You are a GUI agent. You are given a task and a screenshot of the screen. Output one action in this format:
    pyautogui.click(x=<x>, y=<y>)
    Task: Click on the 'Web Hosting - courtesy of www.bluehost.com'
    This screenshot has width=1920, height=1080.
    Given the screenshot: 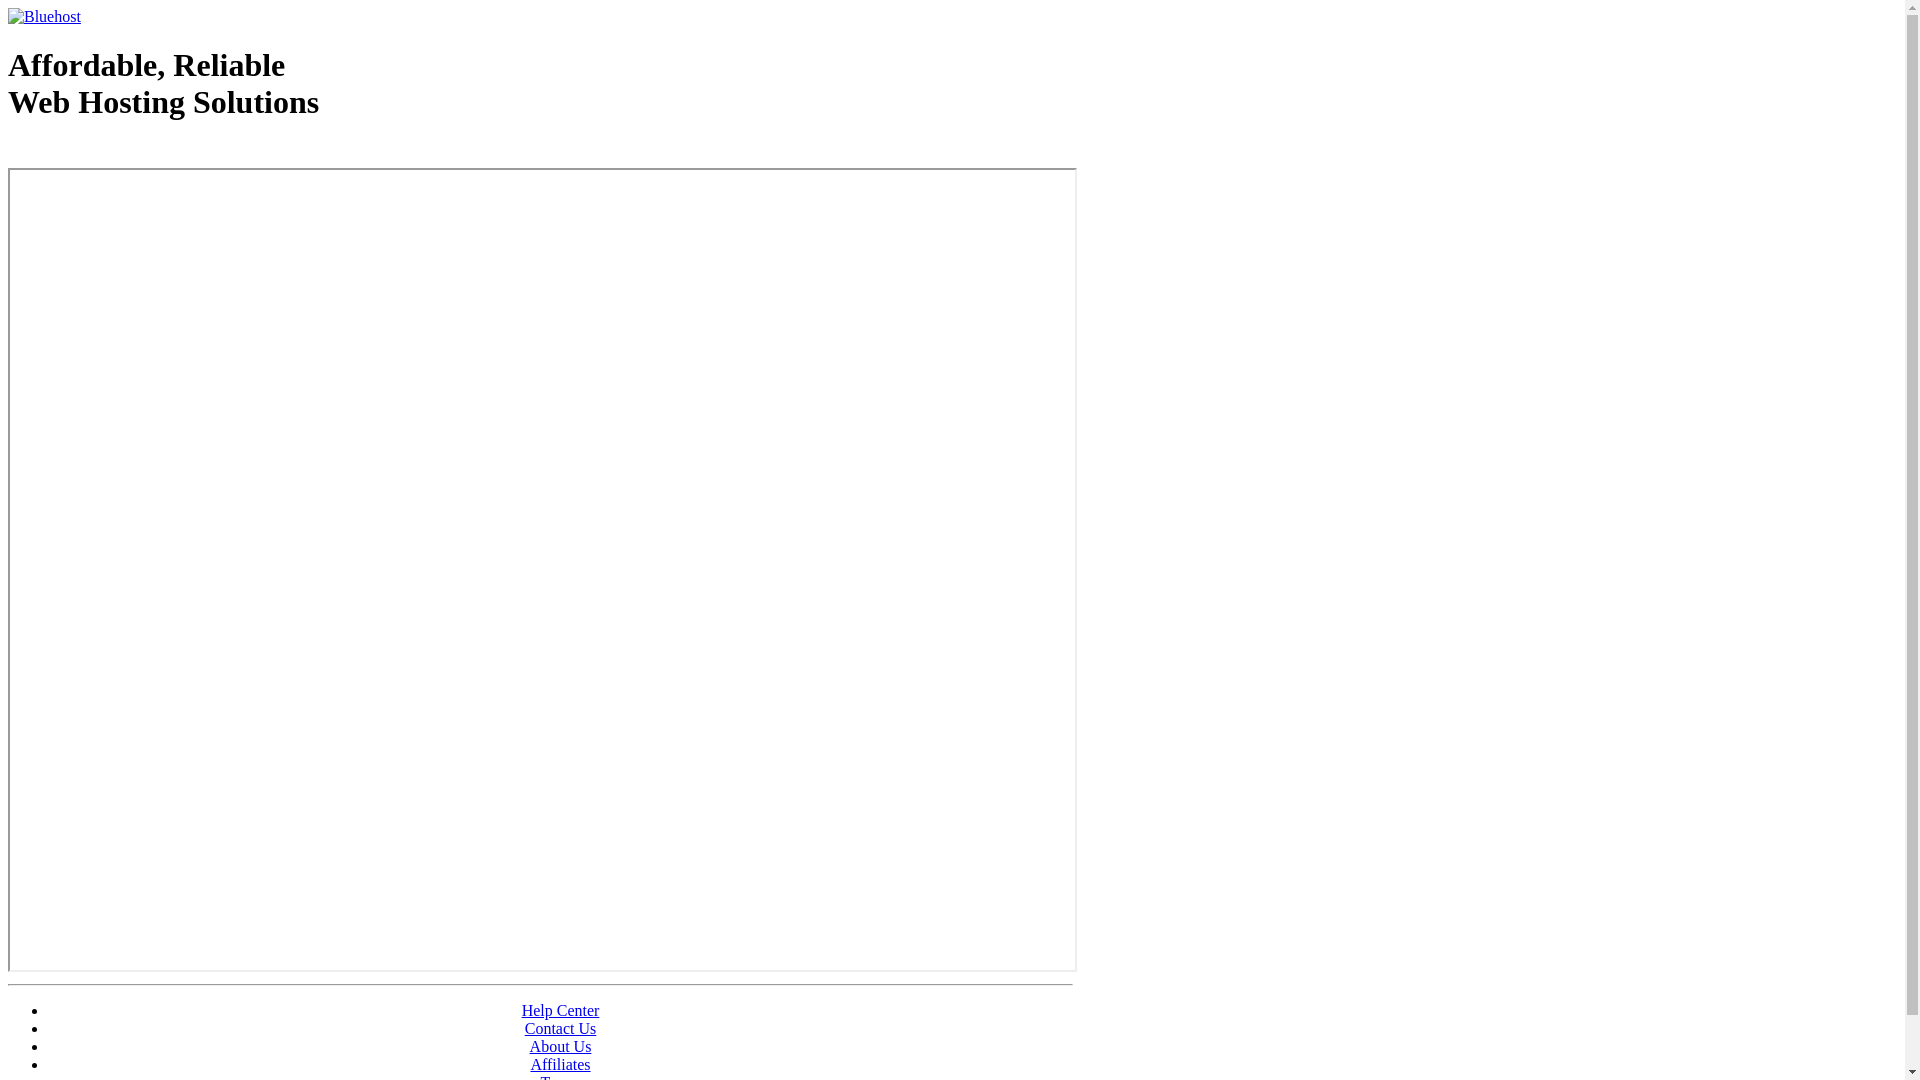 What is the action you would take?
    pyautogui.click(x=8, y=152)
    